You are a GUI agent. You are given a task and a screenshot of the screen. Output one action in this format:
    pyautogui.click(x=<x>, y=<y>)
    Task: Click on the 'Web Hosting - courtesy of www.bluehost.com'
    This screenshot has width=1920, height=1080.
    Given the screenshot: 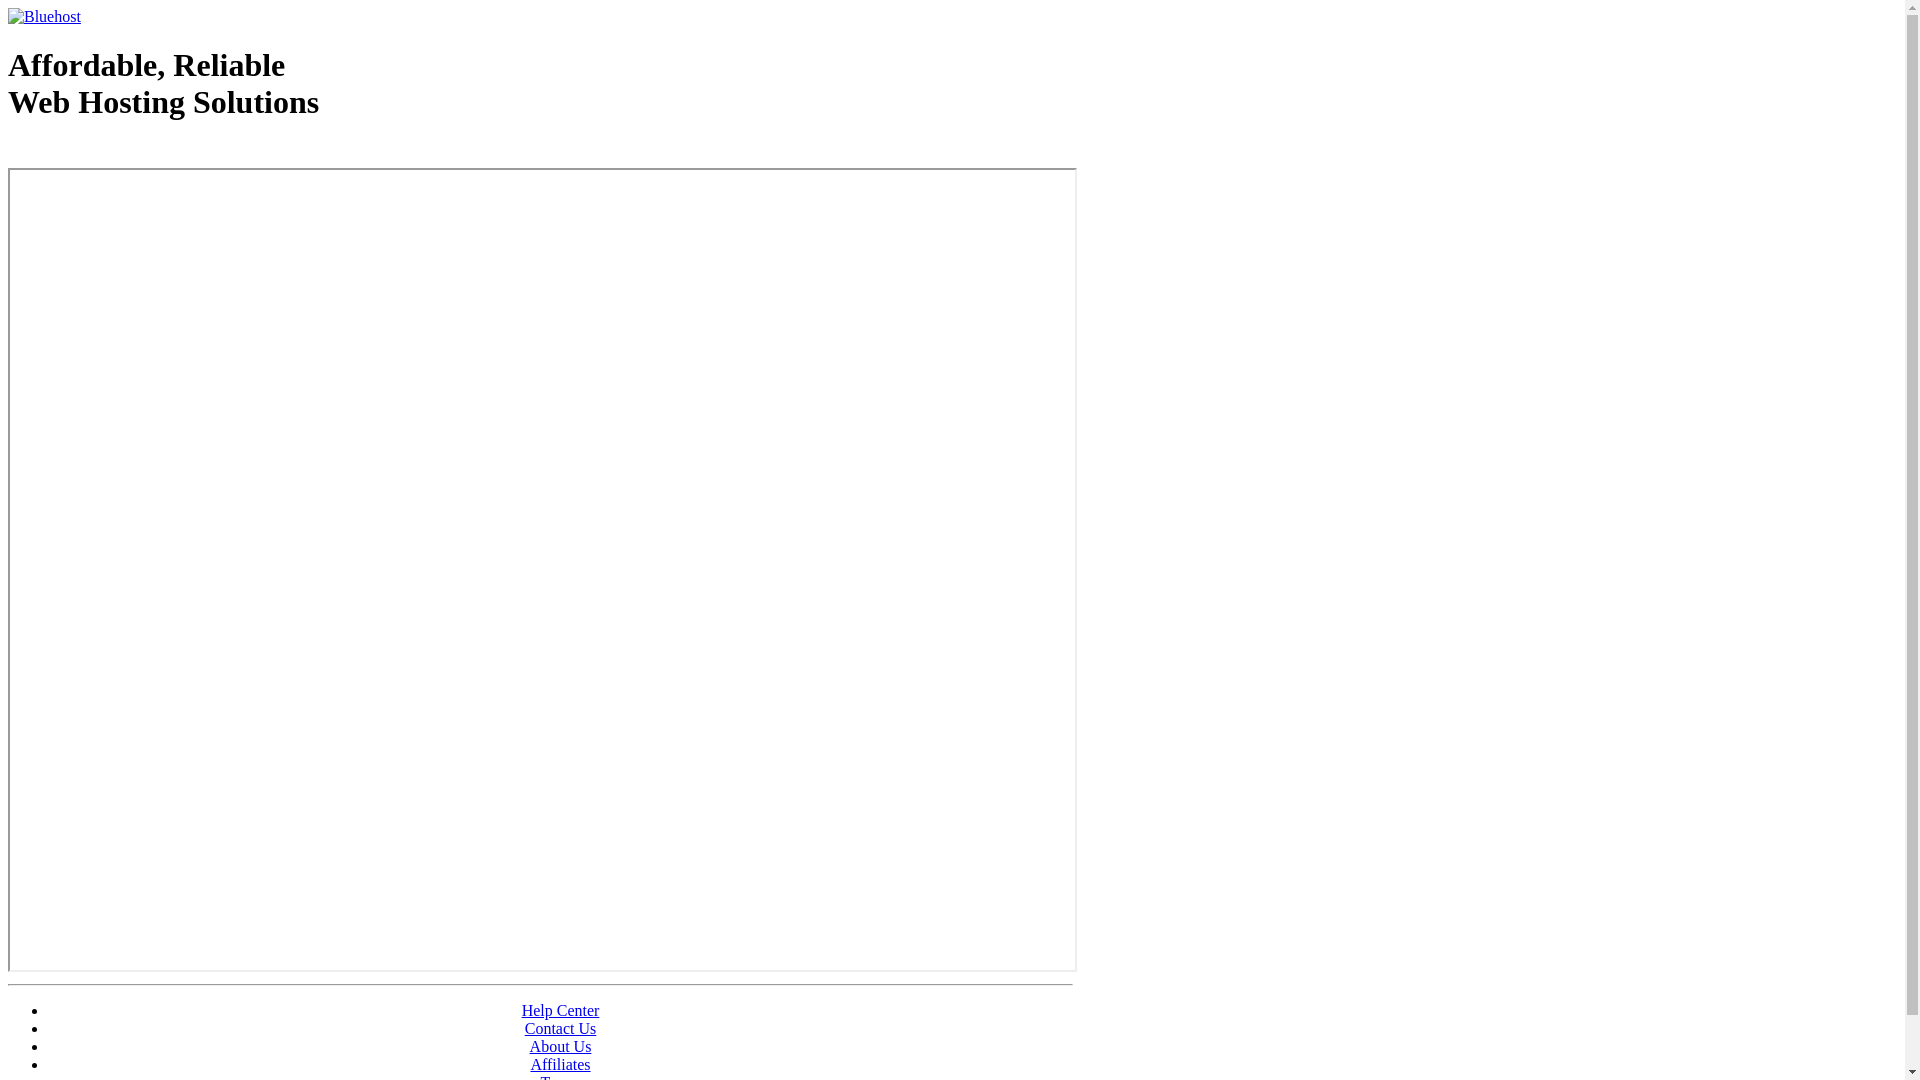 What is the action you would take?
    pyautogui.click(x=8, y=152)
    